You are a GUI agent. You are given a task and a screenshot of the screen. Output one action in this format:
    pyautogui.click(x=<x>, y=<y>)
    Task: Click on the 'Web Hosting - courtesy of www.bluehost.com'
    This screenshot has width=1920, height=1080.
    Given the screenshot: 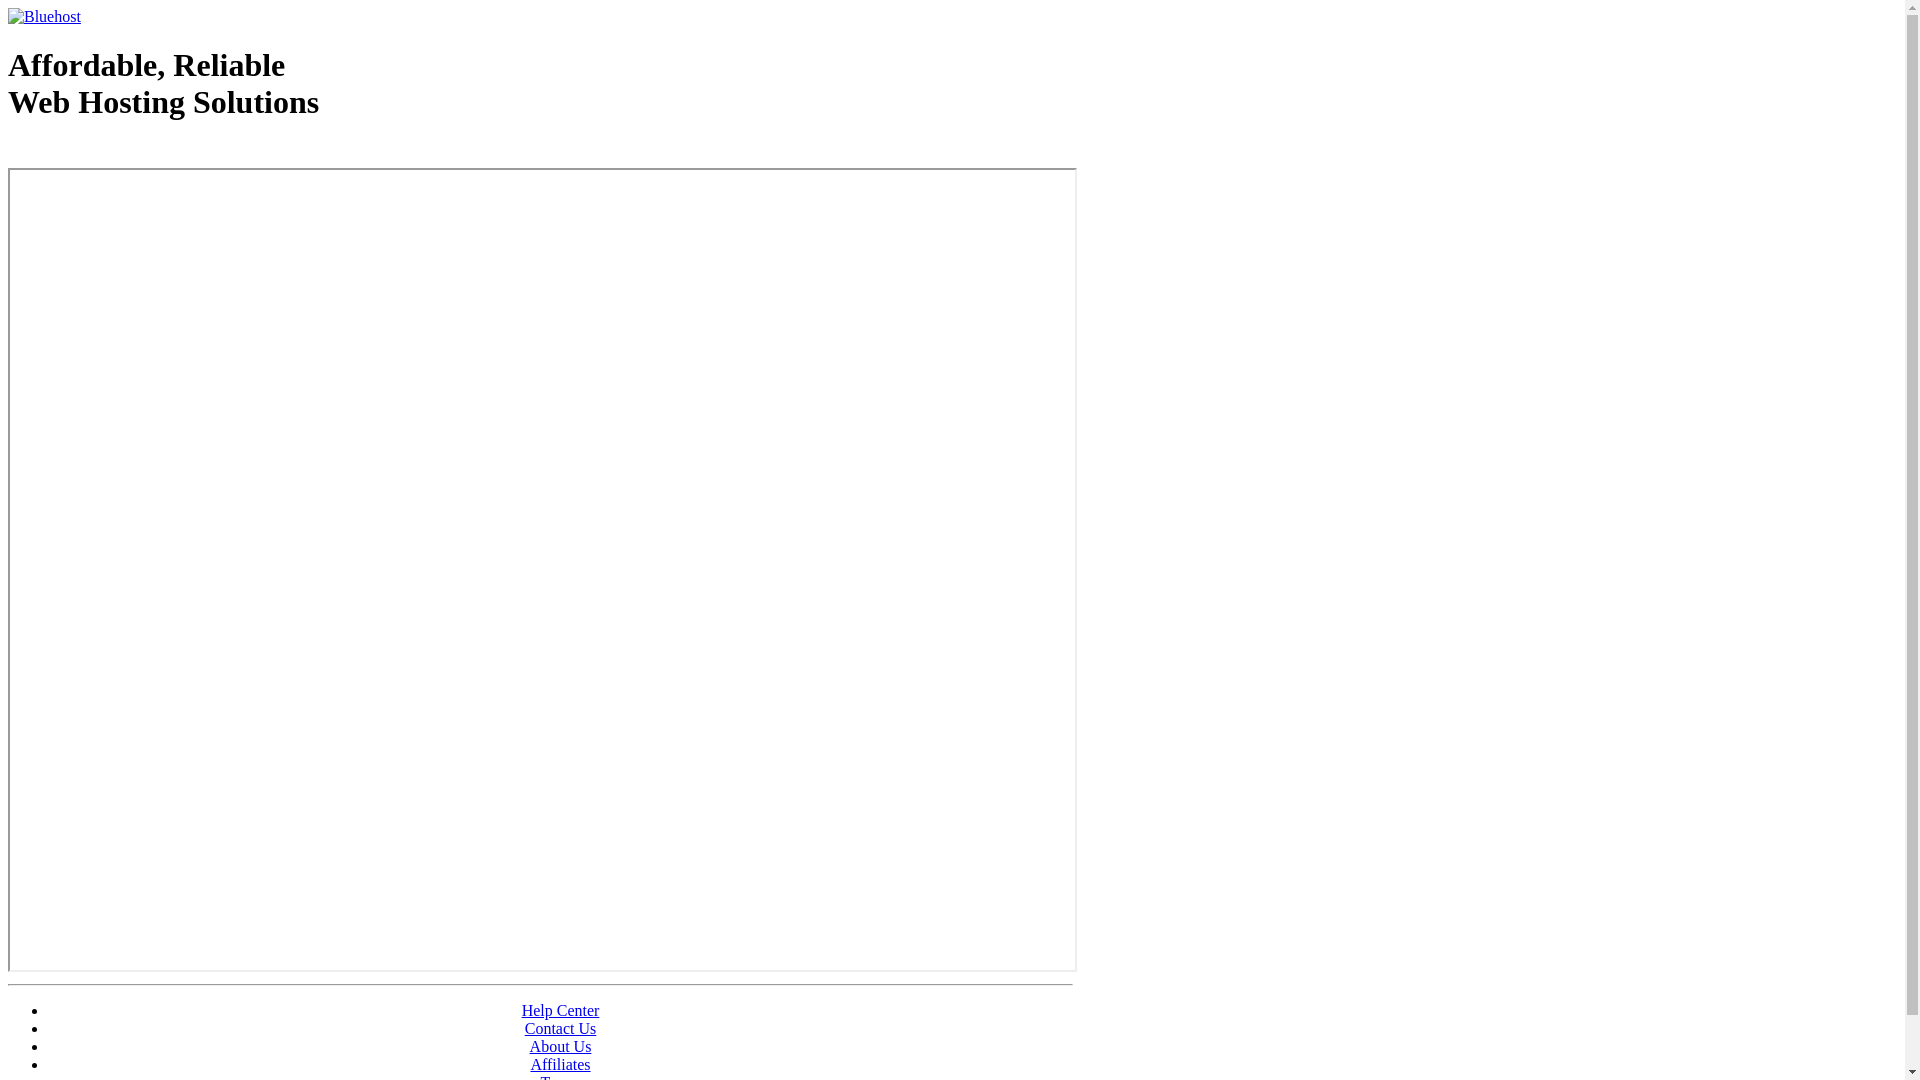 What is the action you would take?
    pyautogui.click(x=8, y=152)
    